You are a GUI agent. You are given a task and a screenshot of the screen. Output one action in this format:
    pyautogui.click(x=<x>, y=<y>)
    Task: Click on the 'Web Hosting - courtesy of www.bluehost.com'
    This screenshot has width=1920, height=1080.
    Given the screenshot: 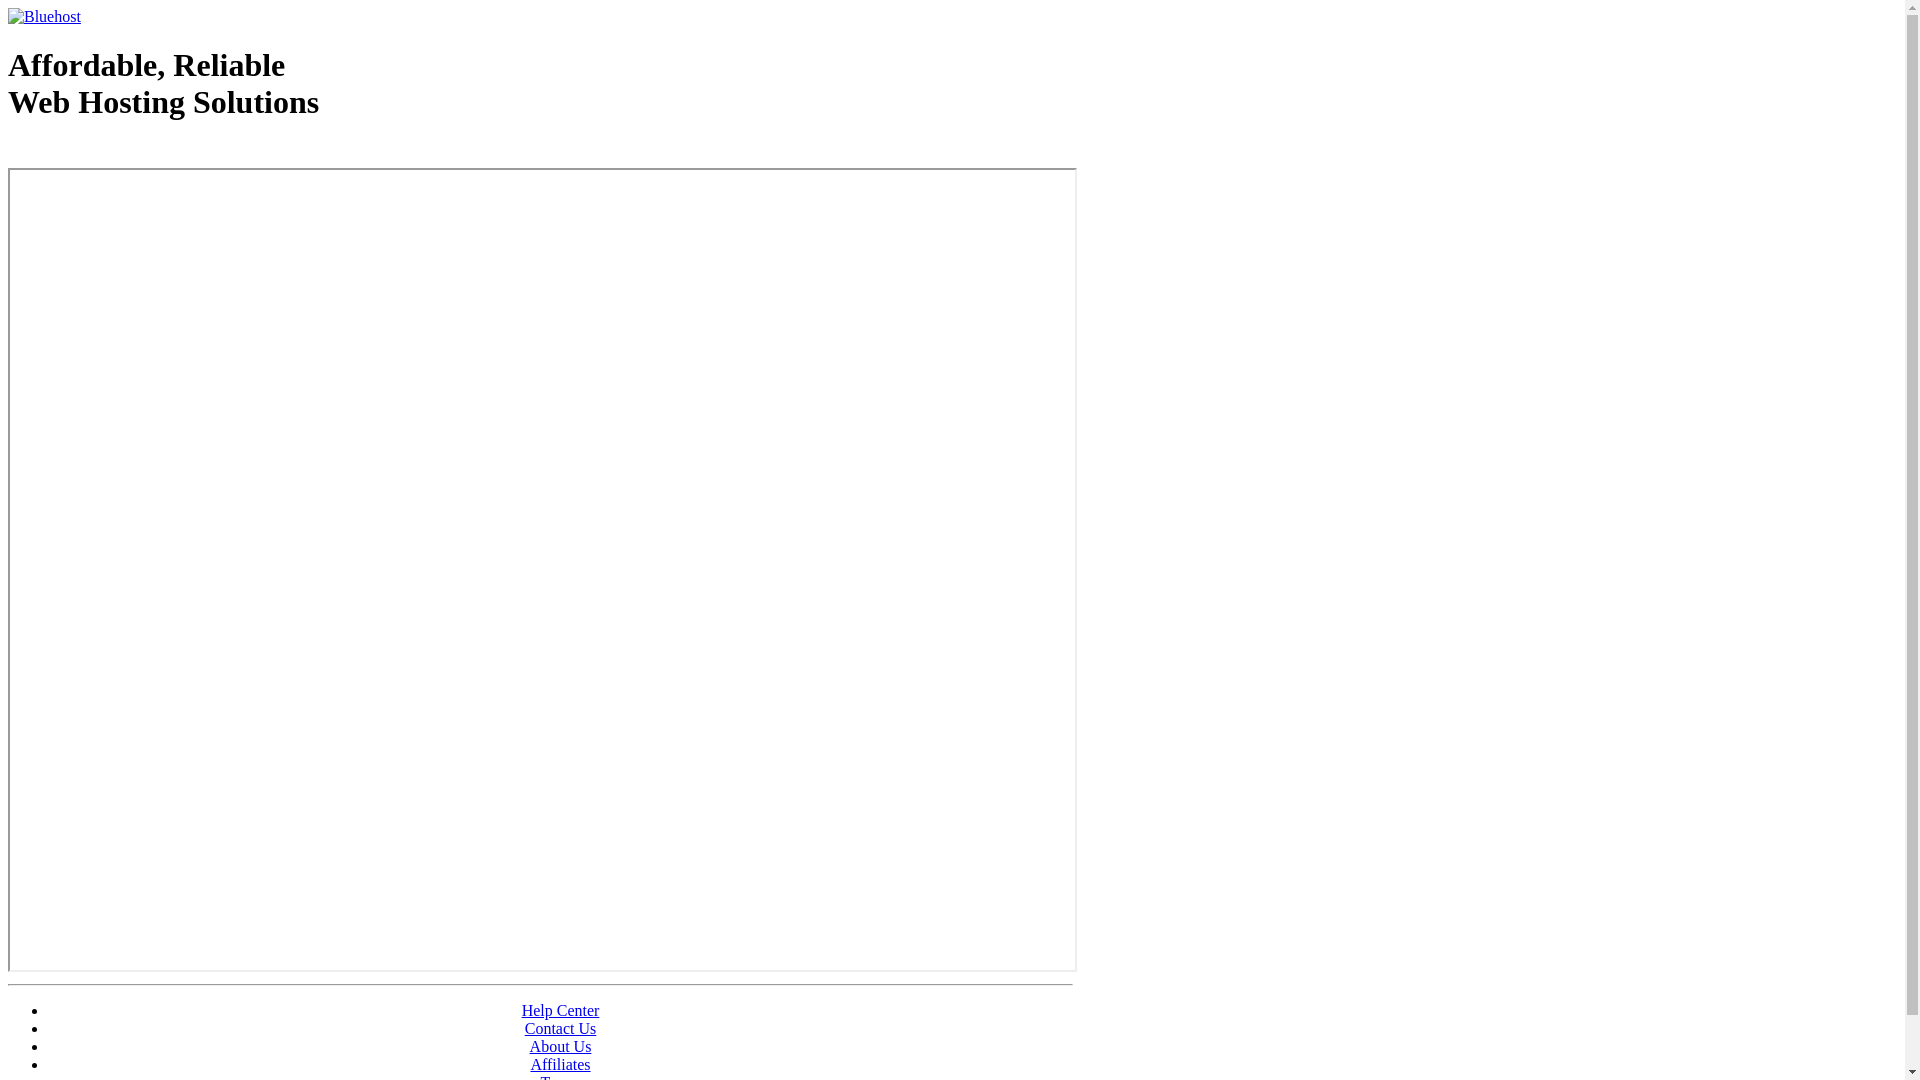 What is the action you would take?
    pyautogui.click(x=8, y=152)
    